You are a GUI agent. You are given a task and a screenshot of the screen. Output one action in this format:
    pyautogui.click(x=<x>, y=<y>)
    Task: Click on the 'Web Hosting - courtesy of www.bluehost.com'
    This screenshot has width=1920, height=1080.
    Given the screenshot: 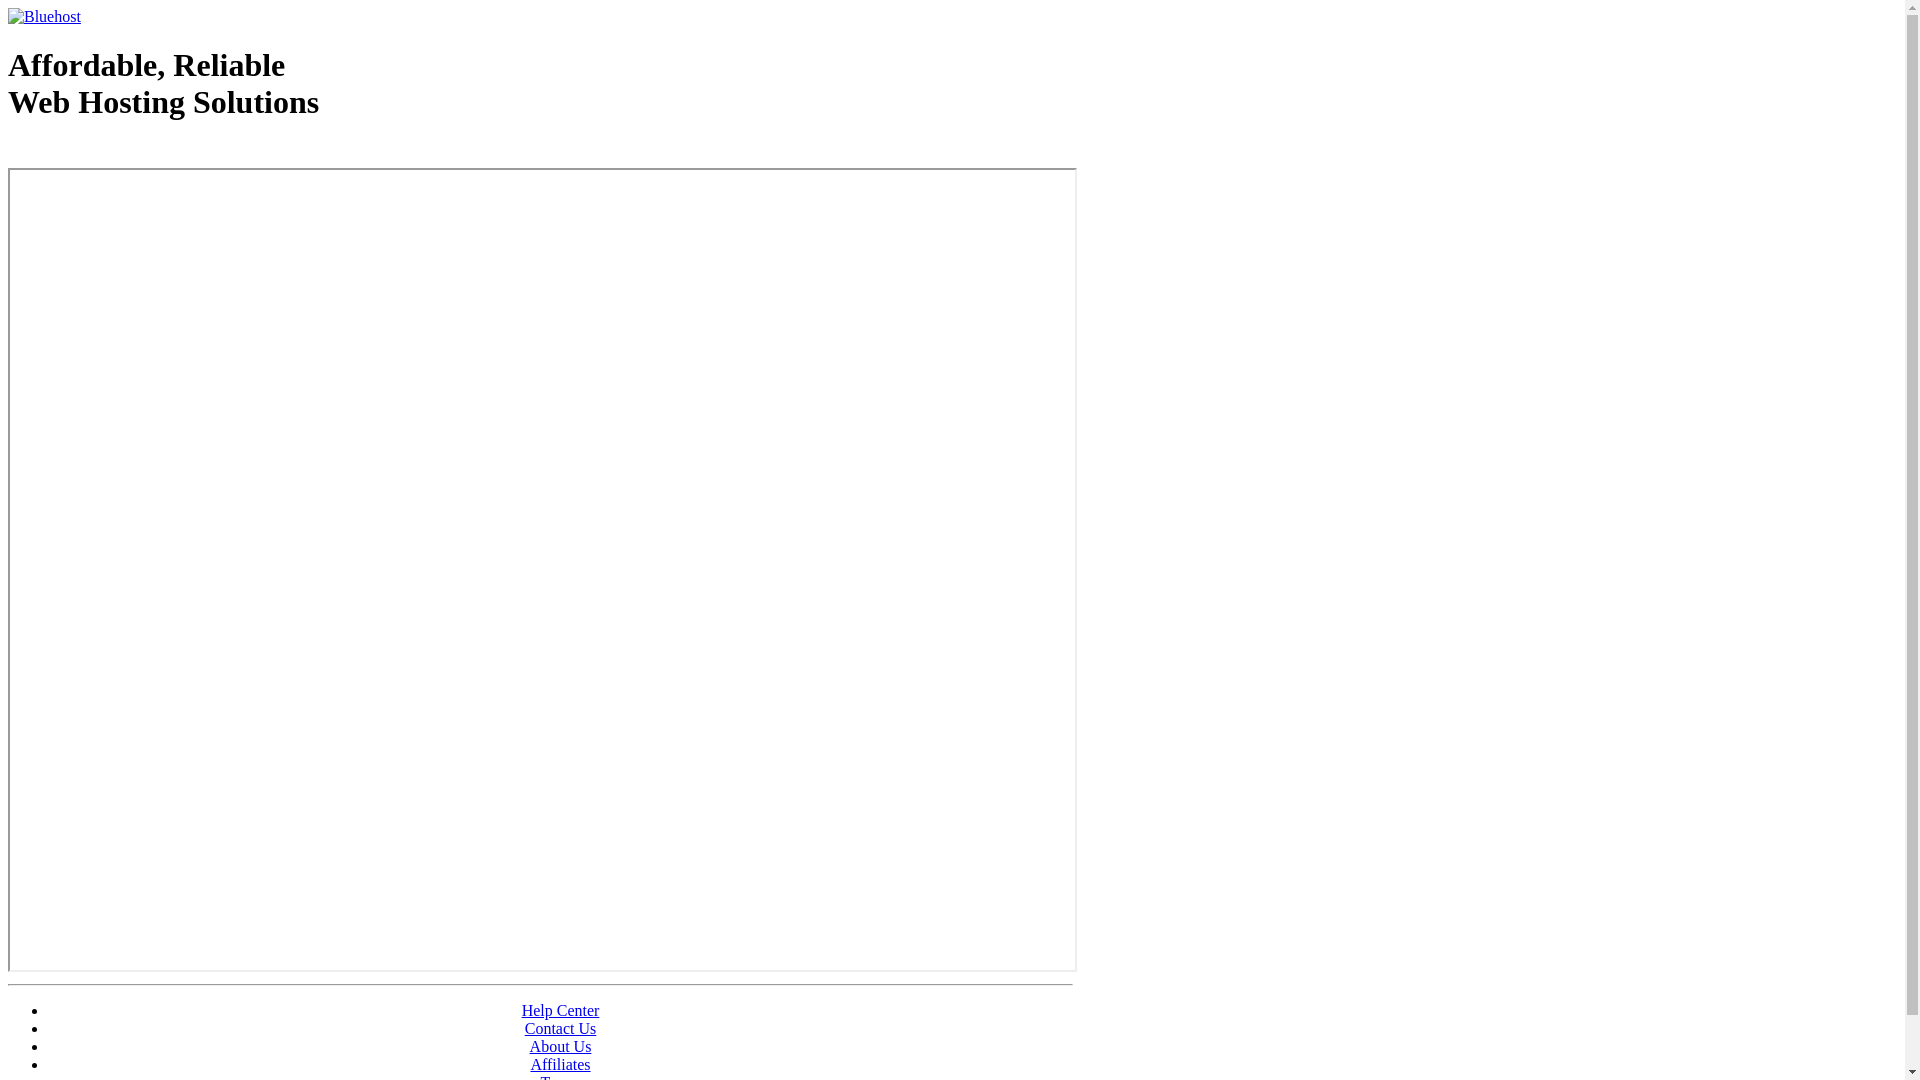 What is the action you would take?
    pyautogui.click(x=8, y=152)
    